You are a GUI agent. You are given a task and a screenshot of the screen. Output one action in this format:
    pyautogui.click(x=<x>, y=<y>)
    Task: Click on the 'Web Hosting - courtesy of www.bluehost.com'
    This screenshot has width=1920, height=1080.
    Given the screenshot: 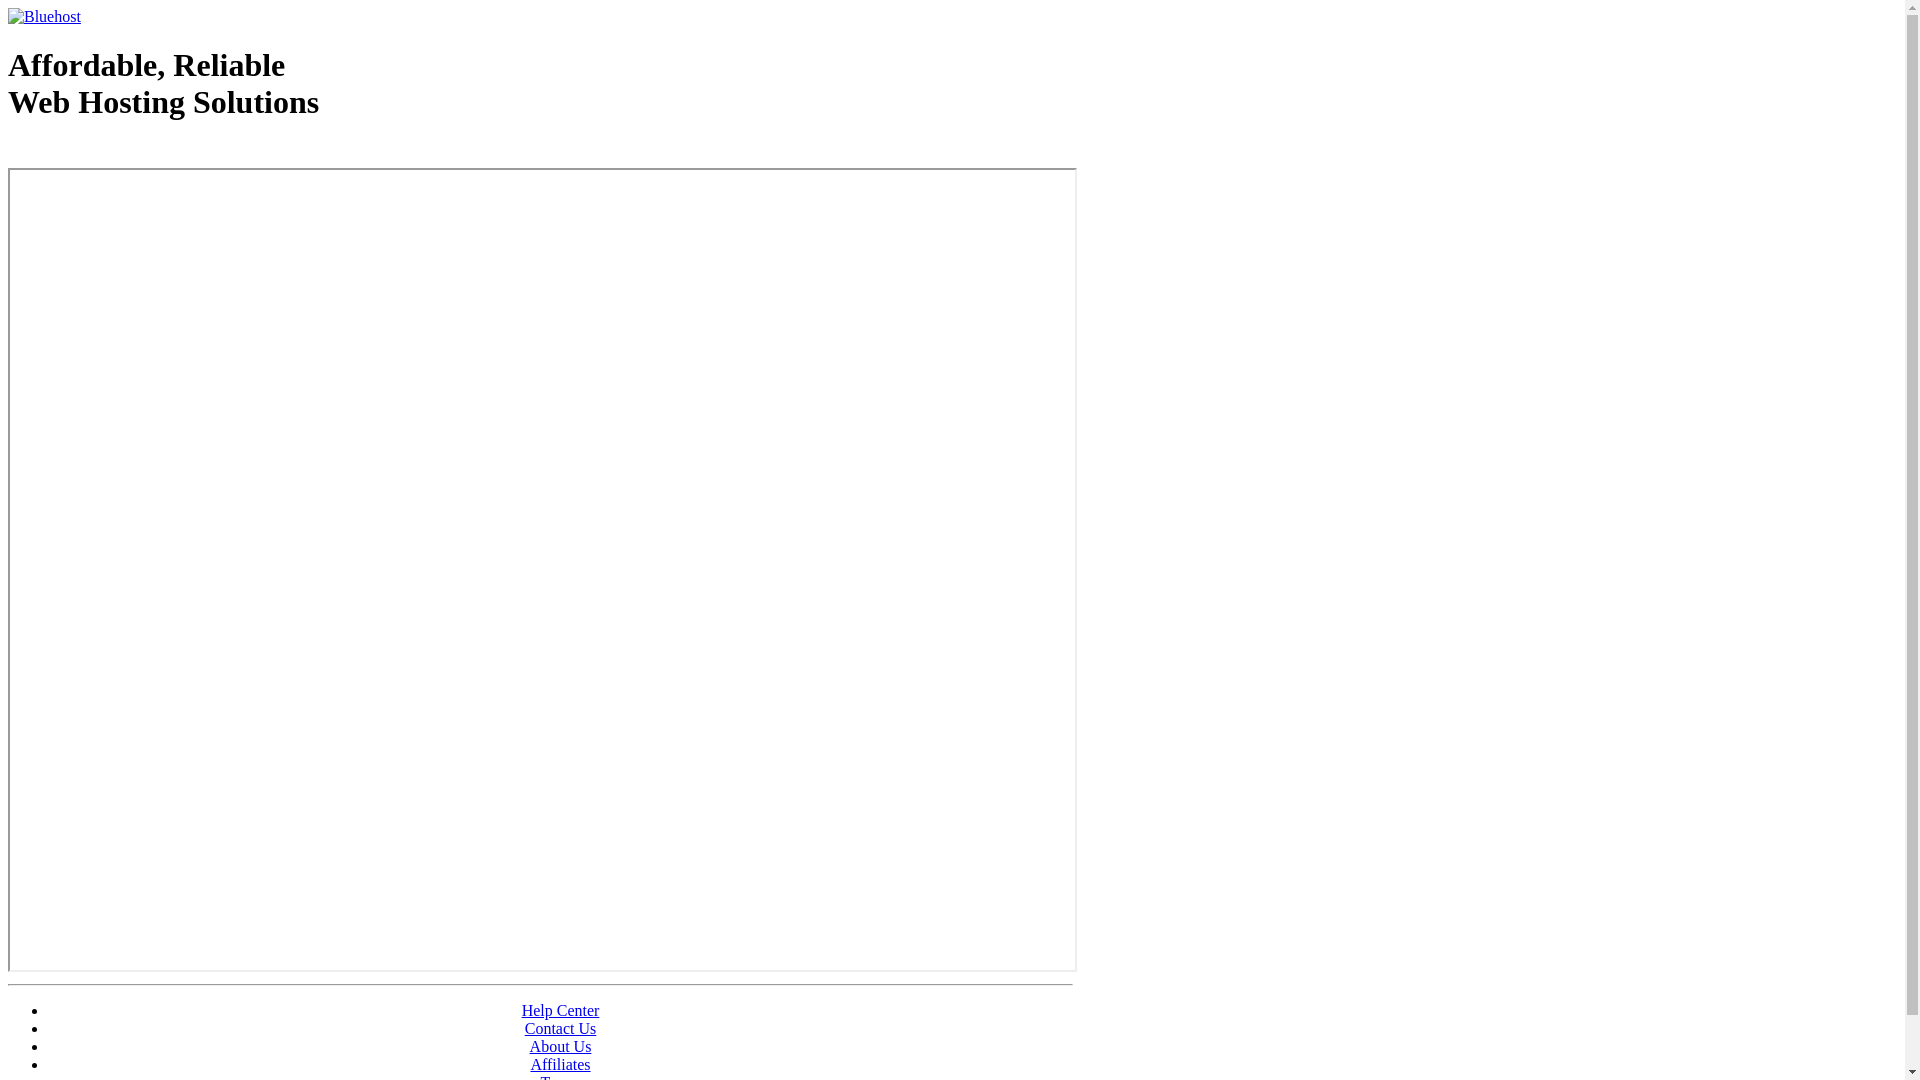 What is the action you would take?
    pyautogui.click(x=8, y=152)
    